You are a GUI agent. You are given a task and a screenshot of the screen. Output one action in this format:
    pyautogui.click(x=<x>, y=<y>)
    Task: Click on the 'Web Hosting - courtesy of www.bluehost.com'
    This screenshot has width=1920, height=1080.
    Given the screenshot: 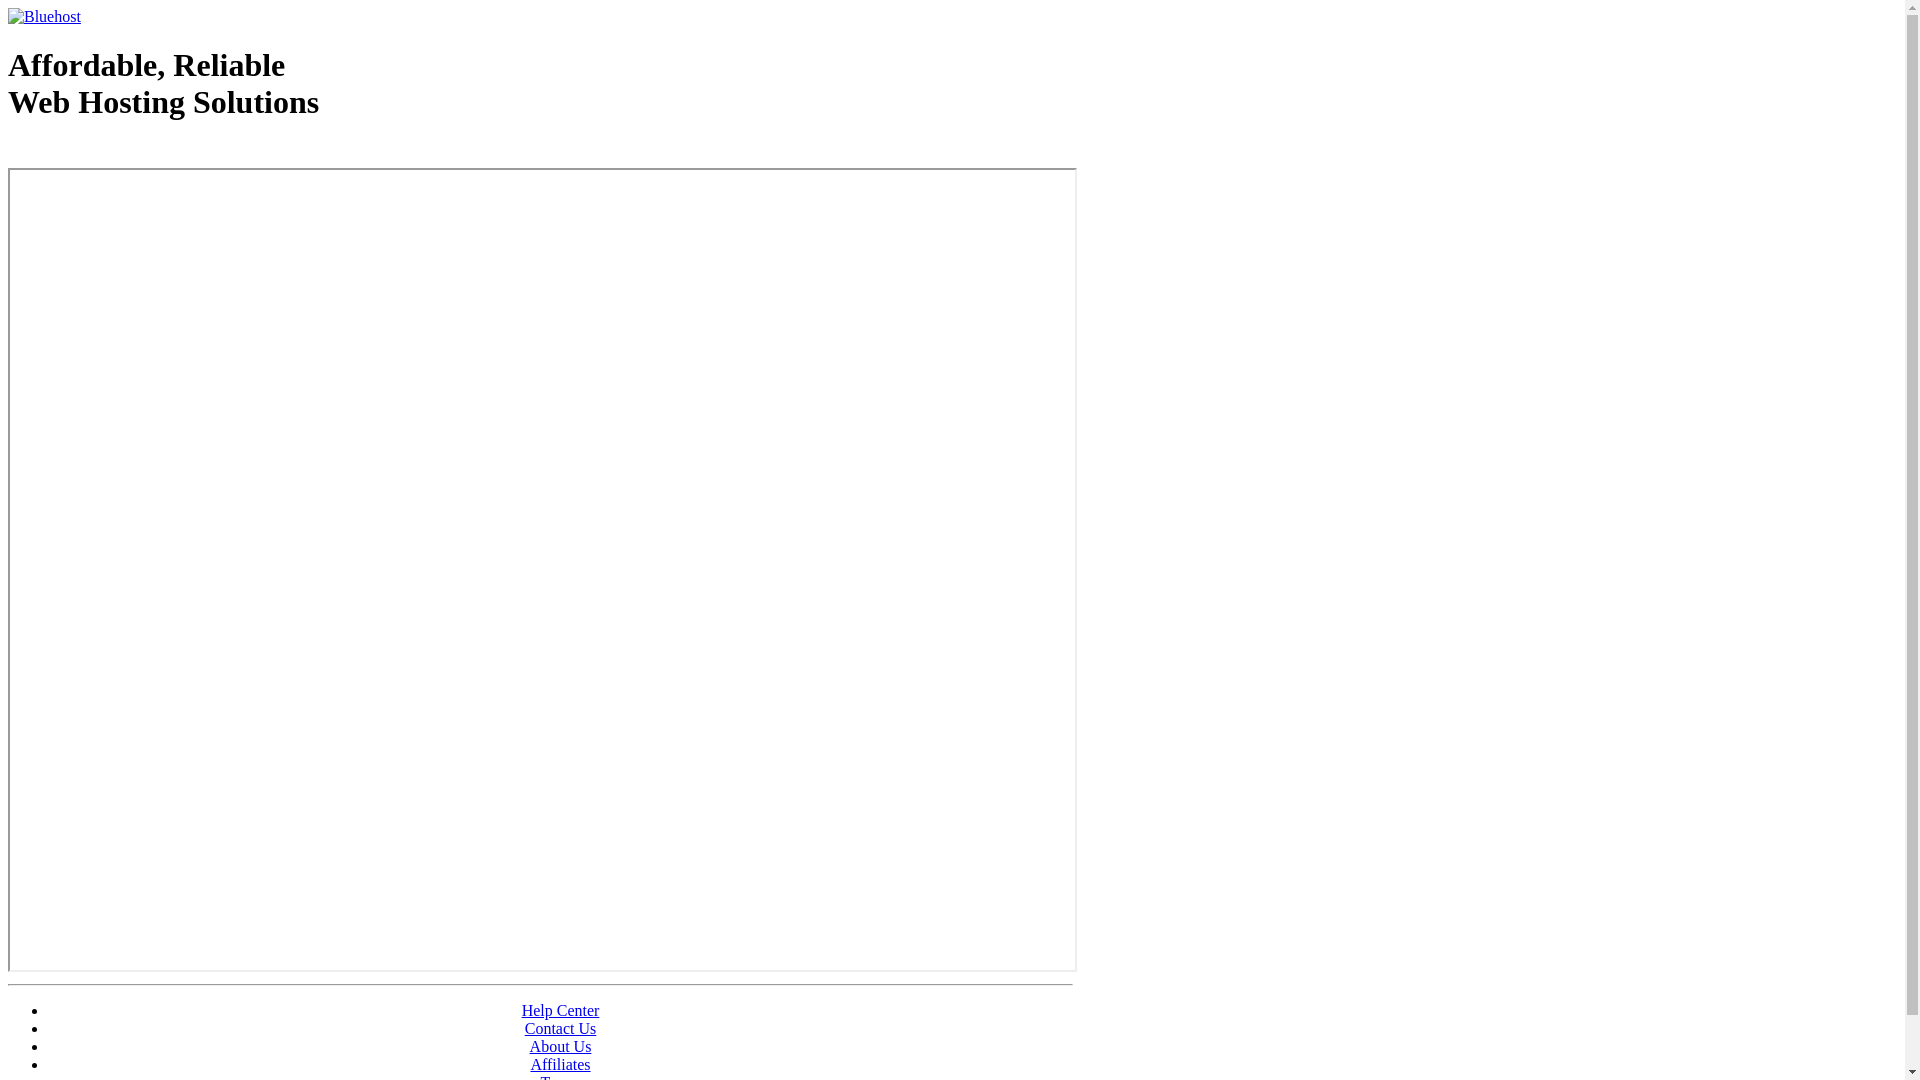 What is the action you would take?
    pyautogui.click(x=8, y=152)
    